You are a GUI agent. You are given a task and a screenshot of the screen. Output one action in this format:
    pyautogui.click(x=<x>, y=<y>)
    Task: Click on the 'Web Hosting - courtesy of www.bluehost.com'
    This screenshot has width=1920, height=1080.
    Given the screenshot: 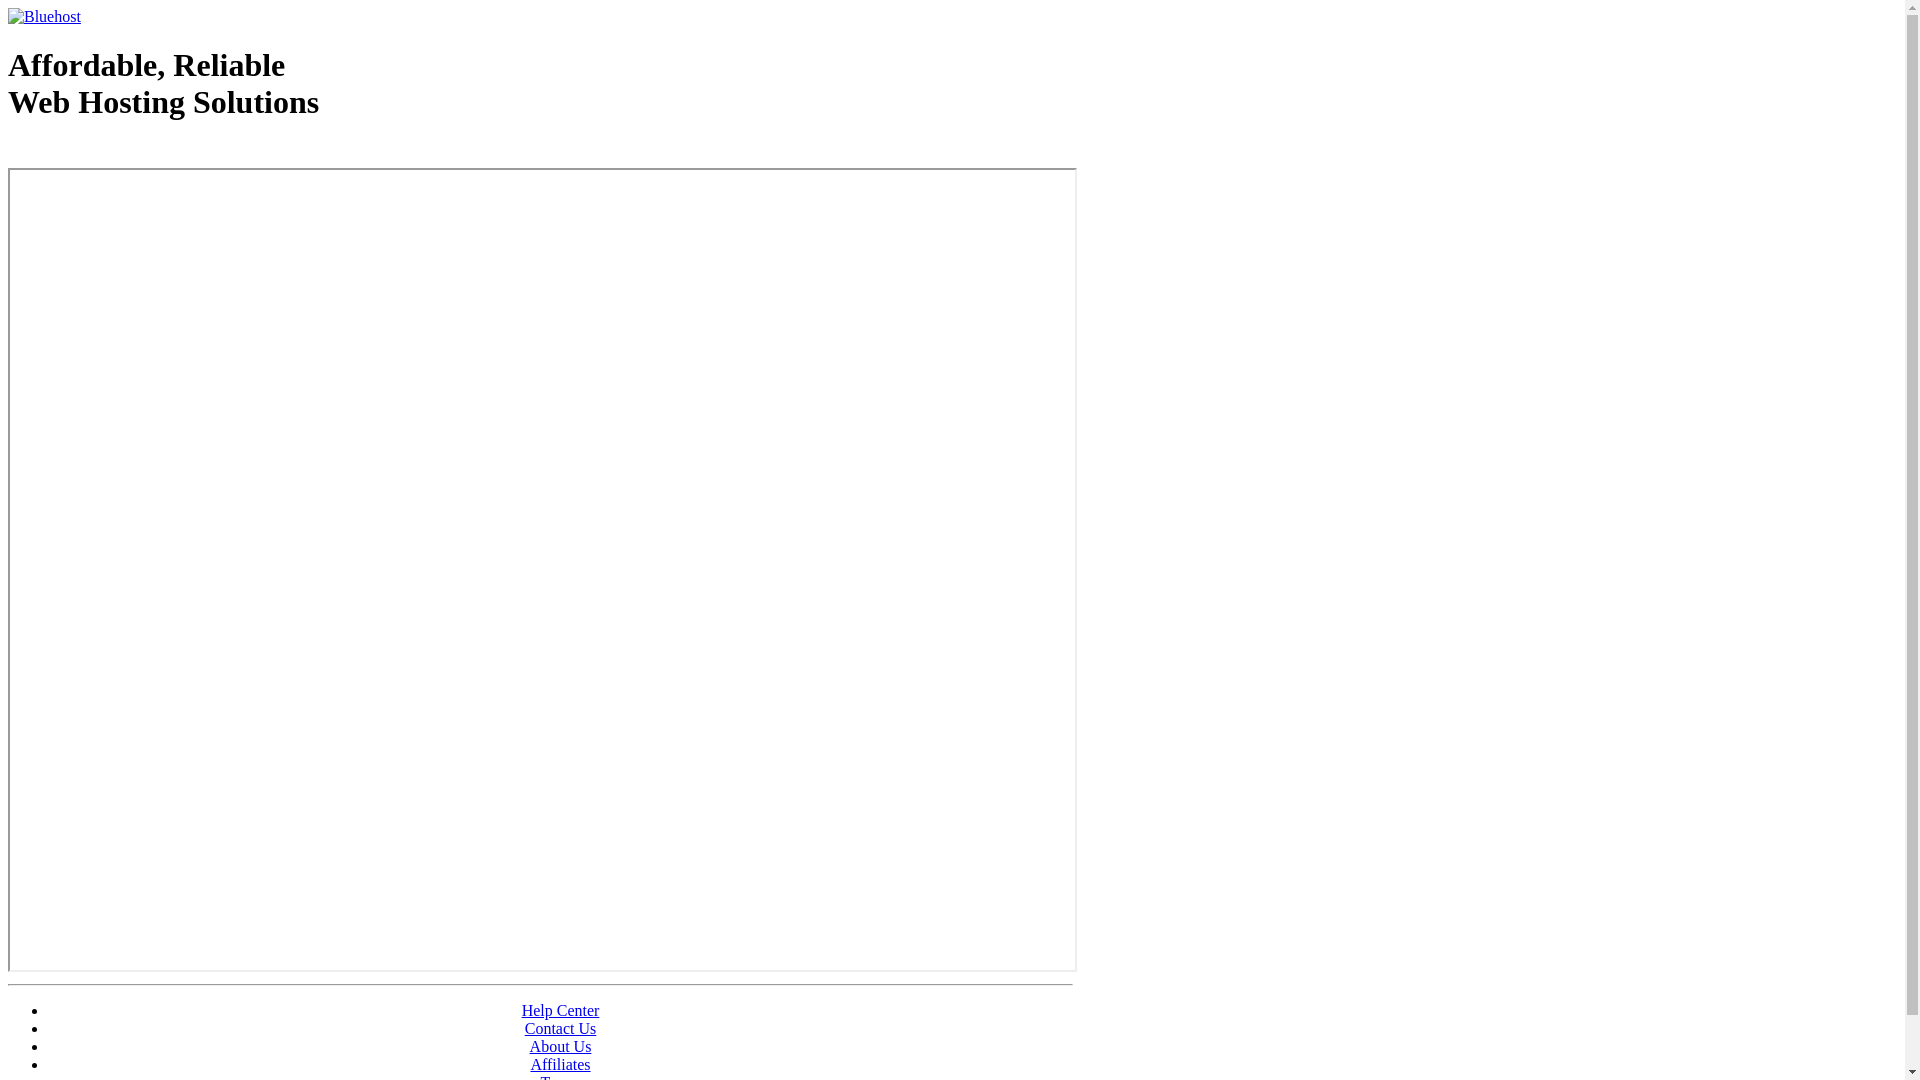 What is the action you would take?
    pyautogui.click(x=8, y=152)
    